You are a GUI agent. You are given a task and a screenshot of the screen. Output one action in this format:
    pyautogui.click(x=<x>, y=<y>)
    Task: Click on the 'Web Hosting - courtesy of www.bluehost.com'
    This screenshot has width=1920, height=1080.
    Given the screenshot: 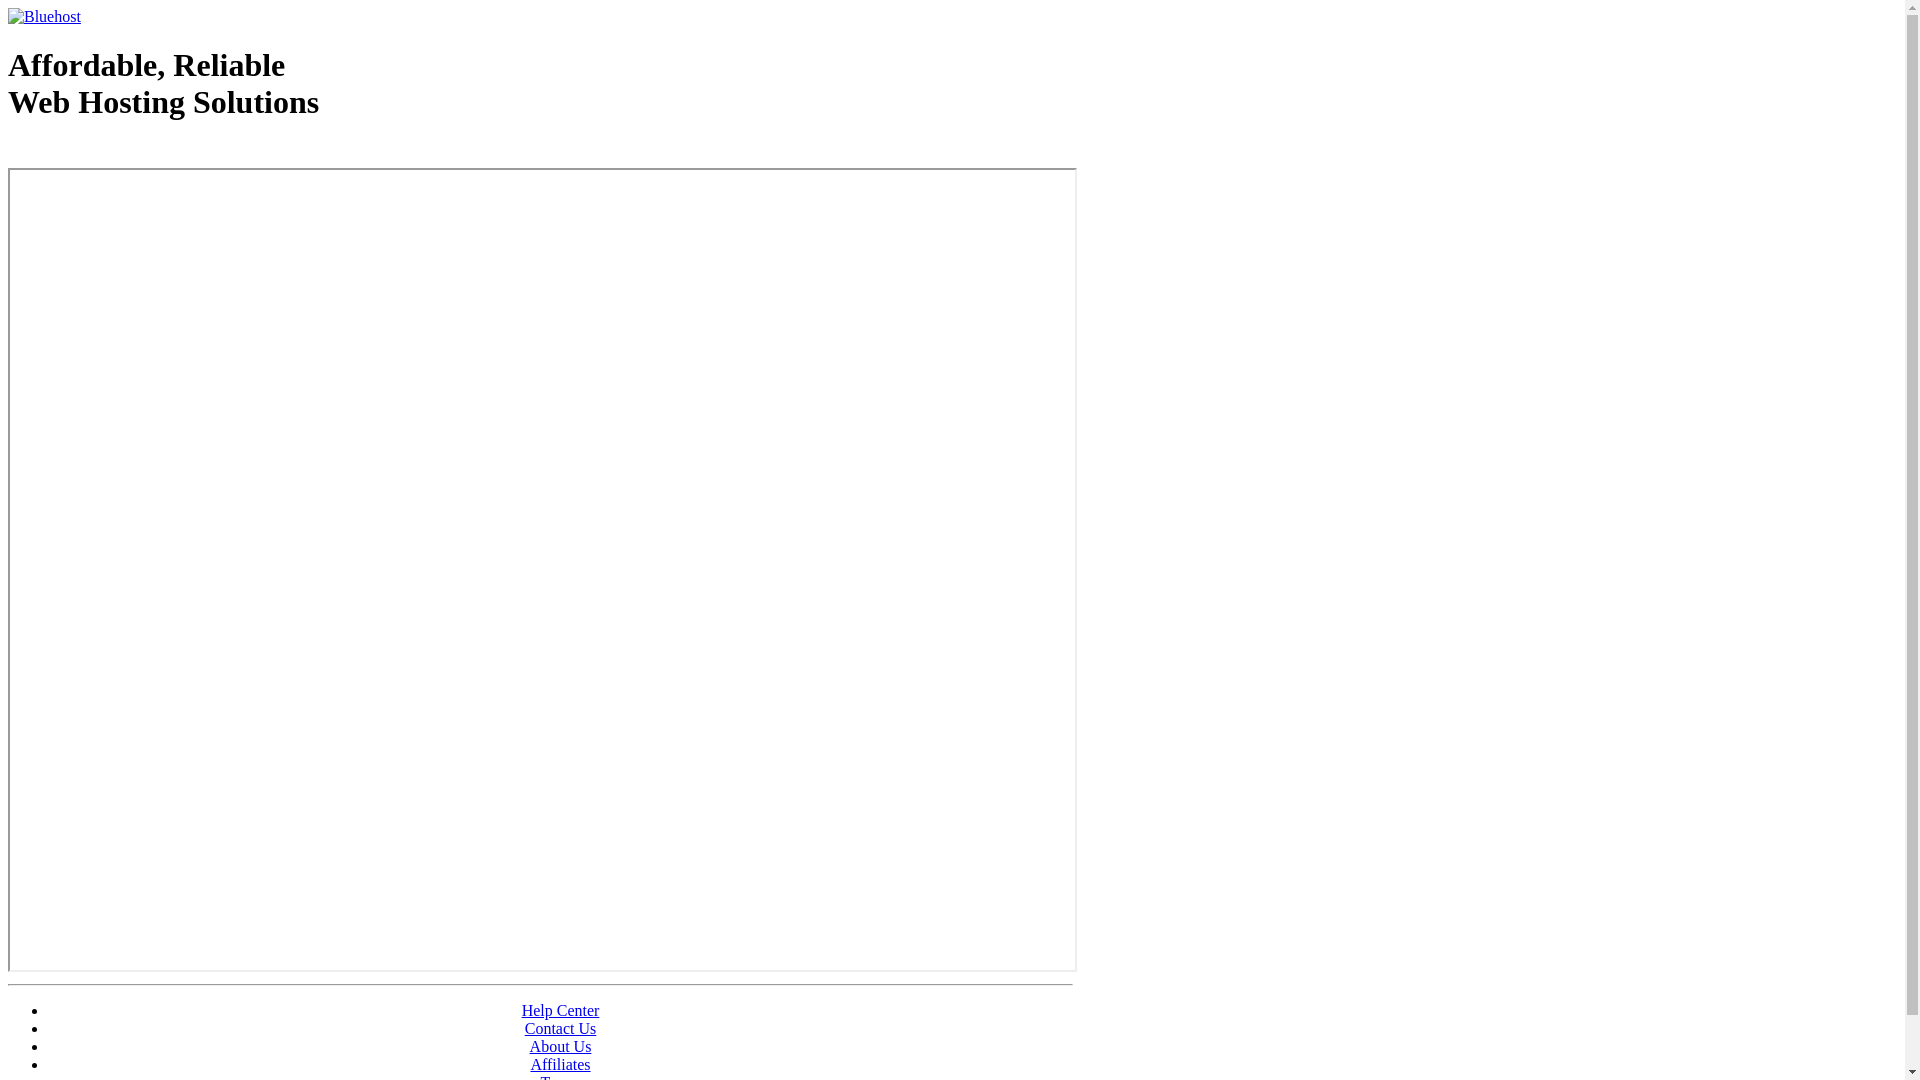 What is the action you would take?
    pyautogui.click(x=8, y=152)
    